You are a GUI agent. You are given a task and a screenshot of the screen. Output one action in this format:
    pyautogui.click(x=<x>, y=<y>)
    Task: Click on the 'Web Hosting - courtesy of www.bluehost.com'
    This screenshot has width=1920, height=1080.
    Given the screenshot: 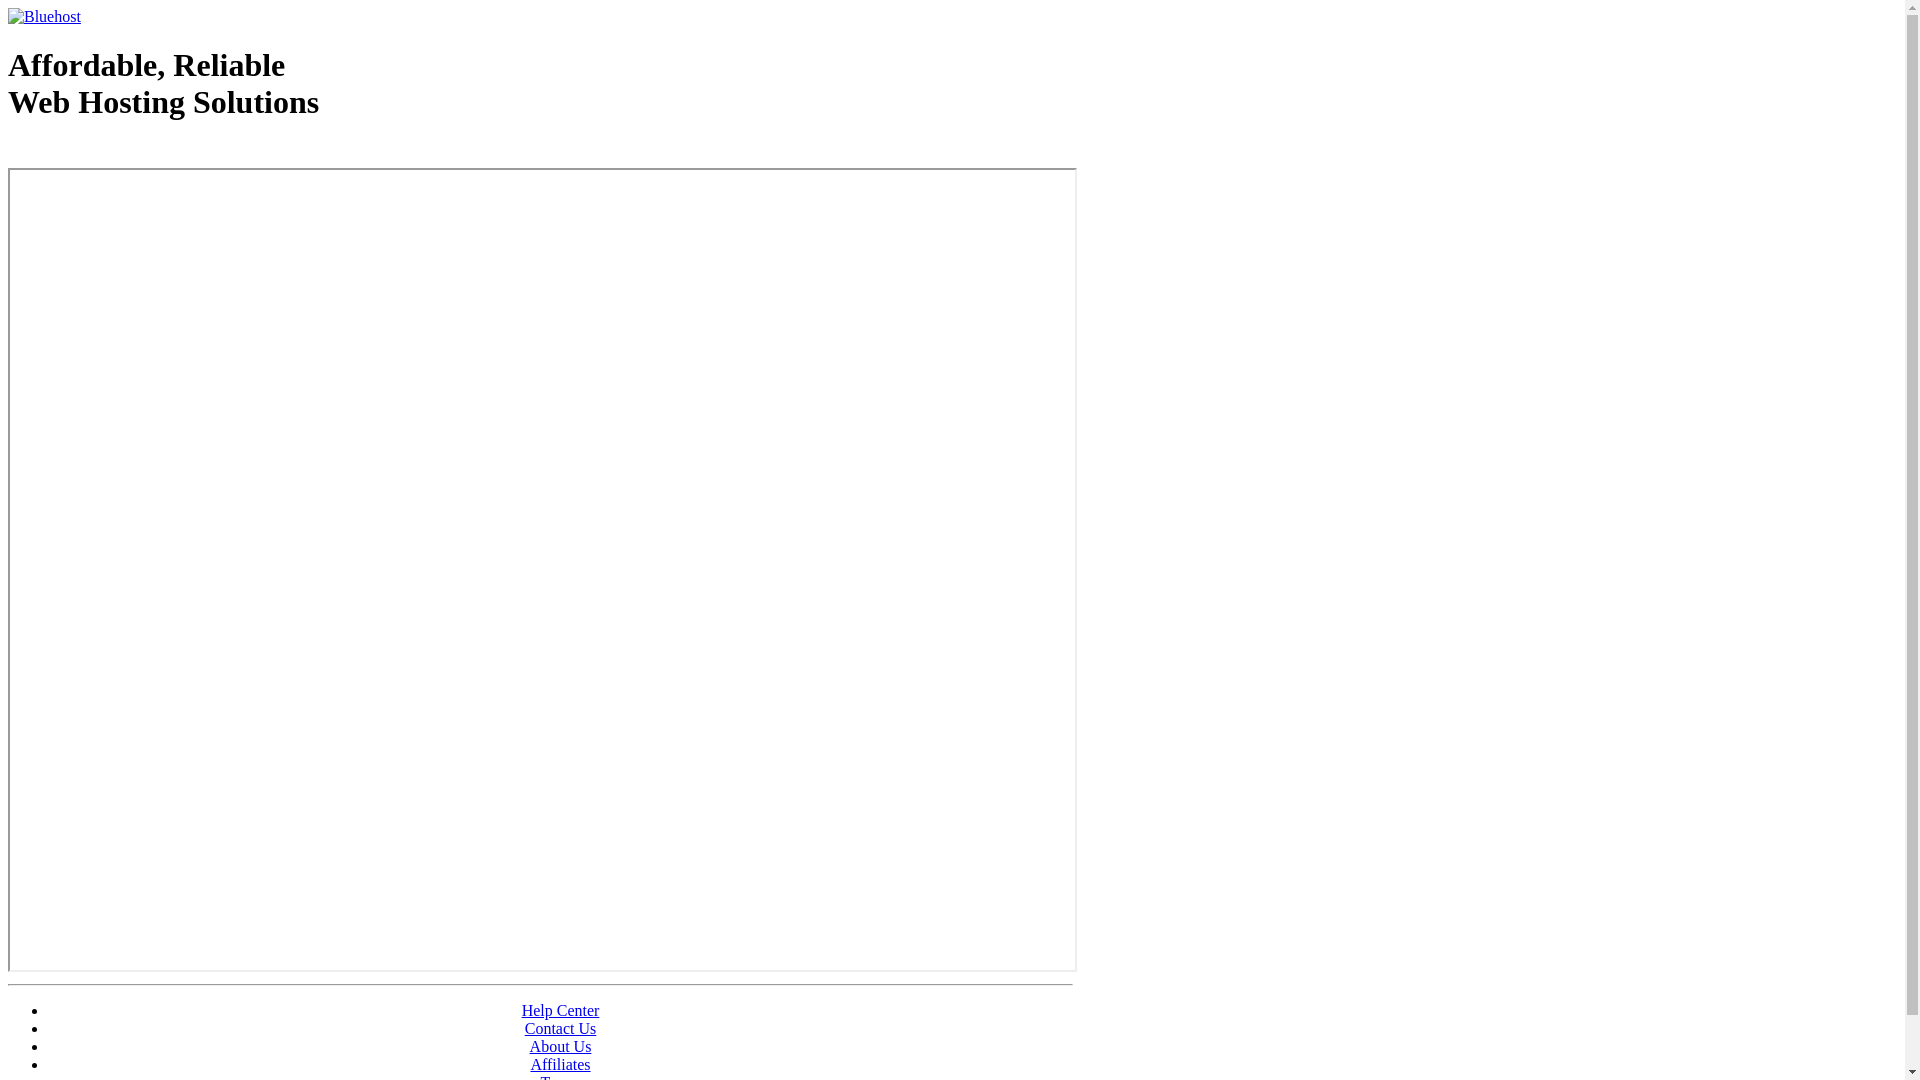 What is the action you would take?
    pyautogui.click(x=8, y=152)
    